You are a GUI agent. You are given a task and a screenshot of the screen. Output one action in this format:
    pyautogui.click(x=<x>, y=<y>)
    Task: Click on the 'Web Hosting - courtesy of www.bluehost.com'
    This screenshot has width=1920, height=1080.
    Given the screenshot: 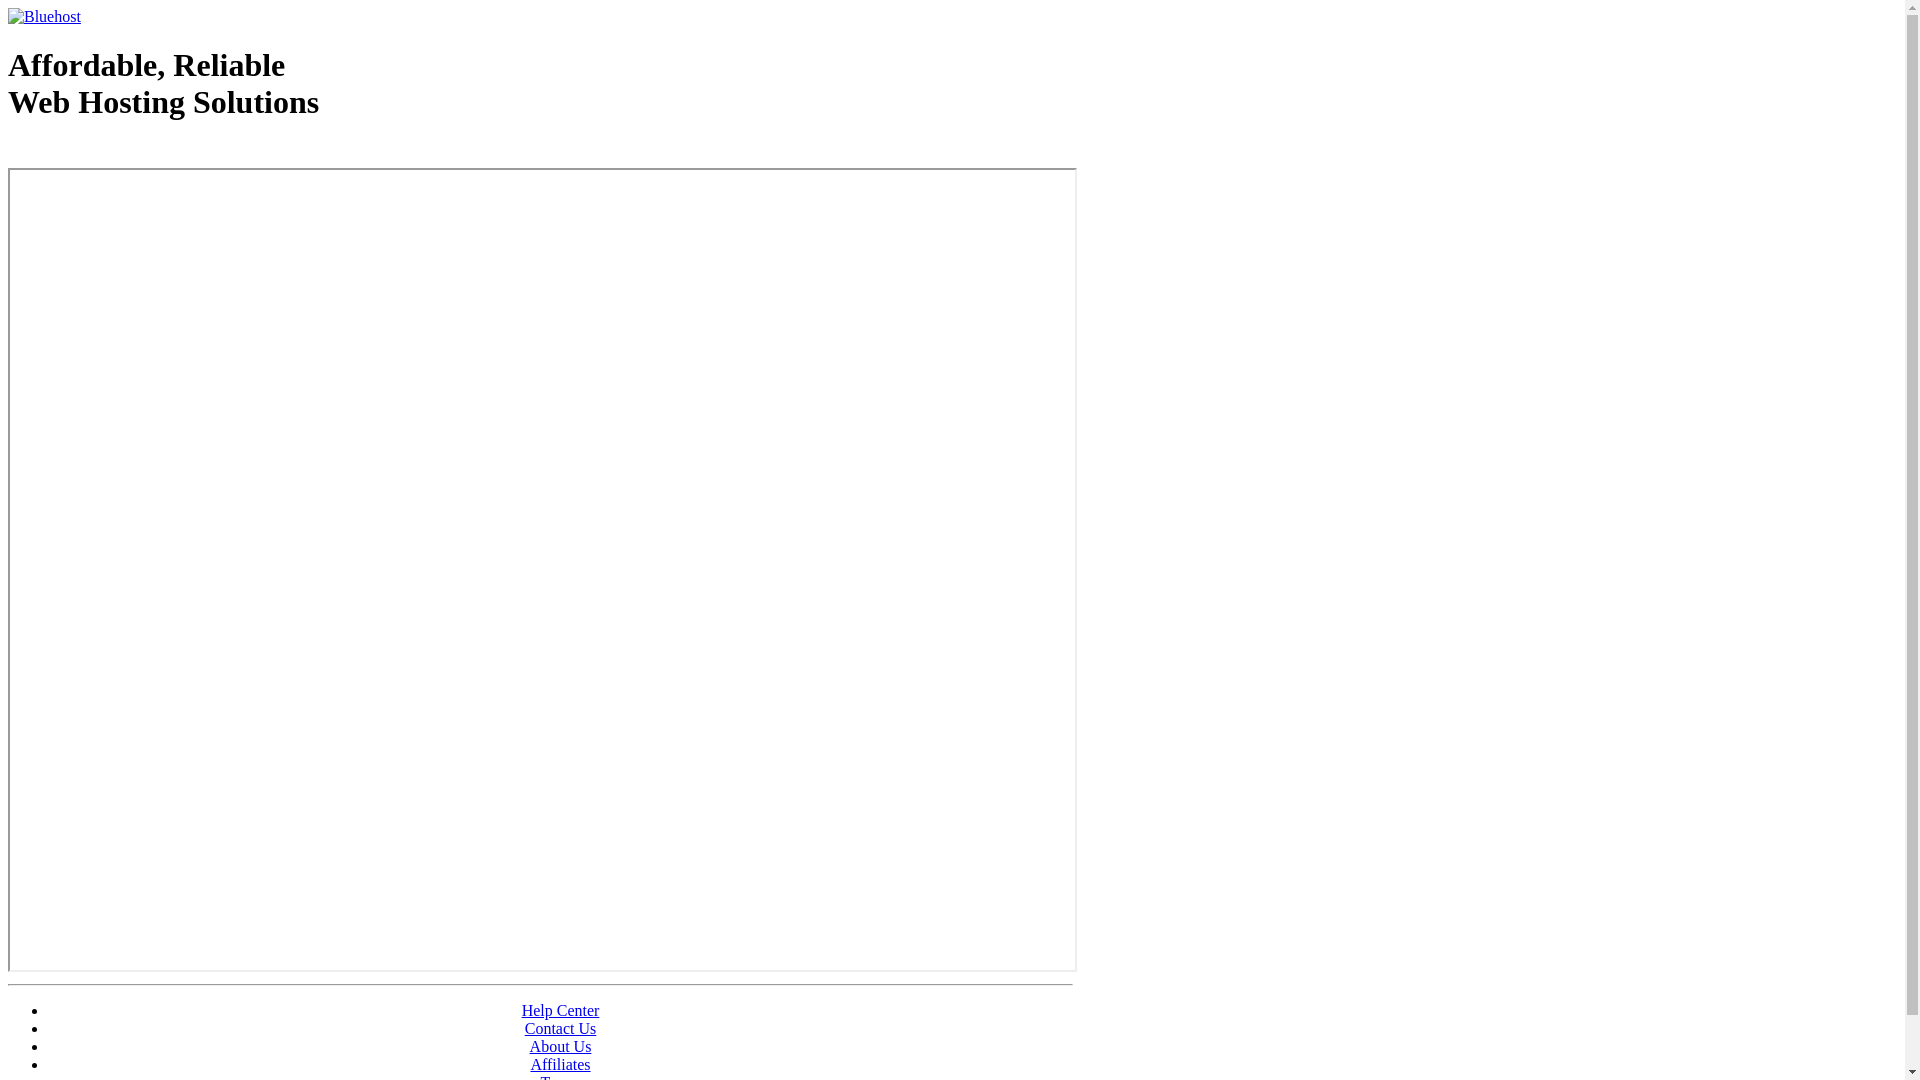 What is the action you would take?
    pyautogui.click(x=8, y=152)
    